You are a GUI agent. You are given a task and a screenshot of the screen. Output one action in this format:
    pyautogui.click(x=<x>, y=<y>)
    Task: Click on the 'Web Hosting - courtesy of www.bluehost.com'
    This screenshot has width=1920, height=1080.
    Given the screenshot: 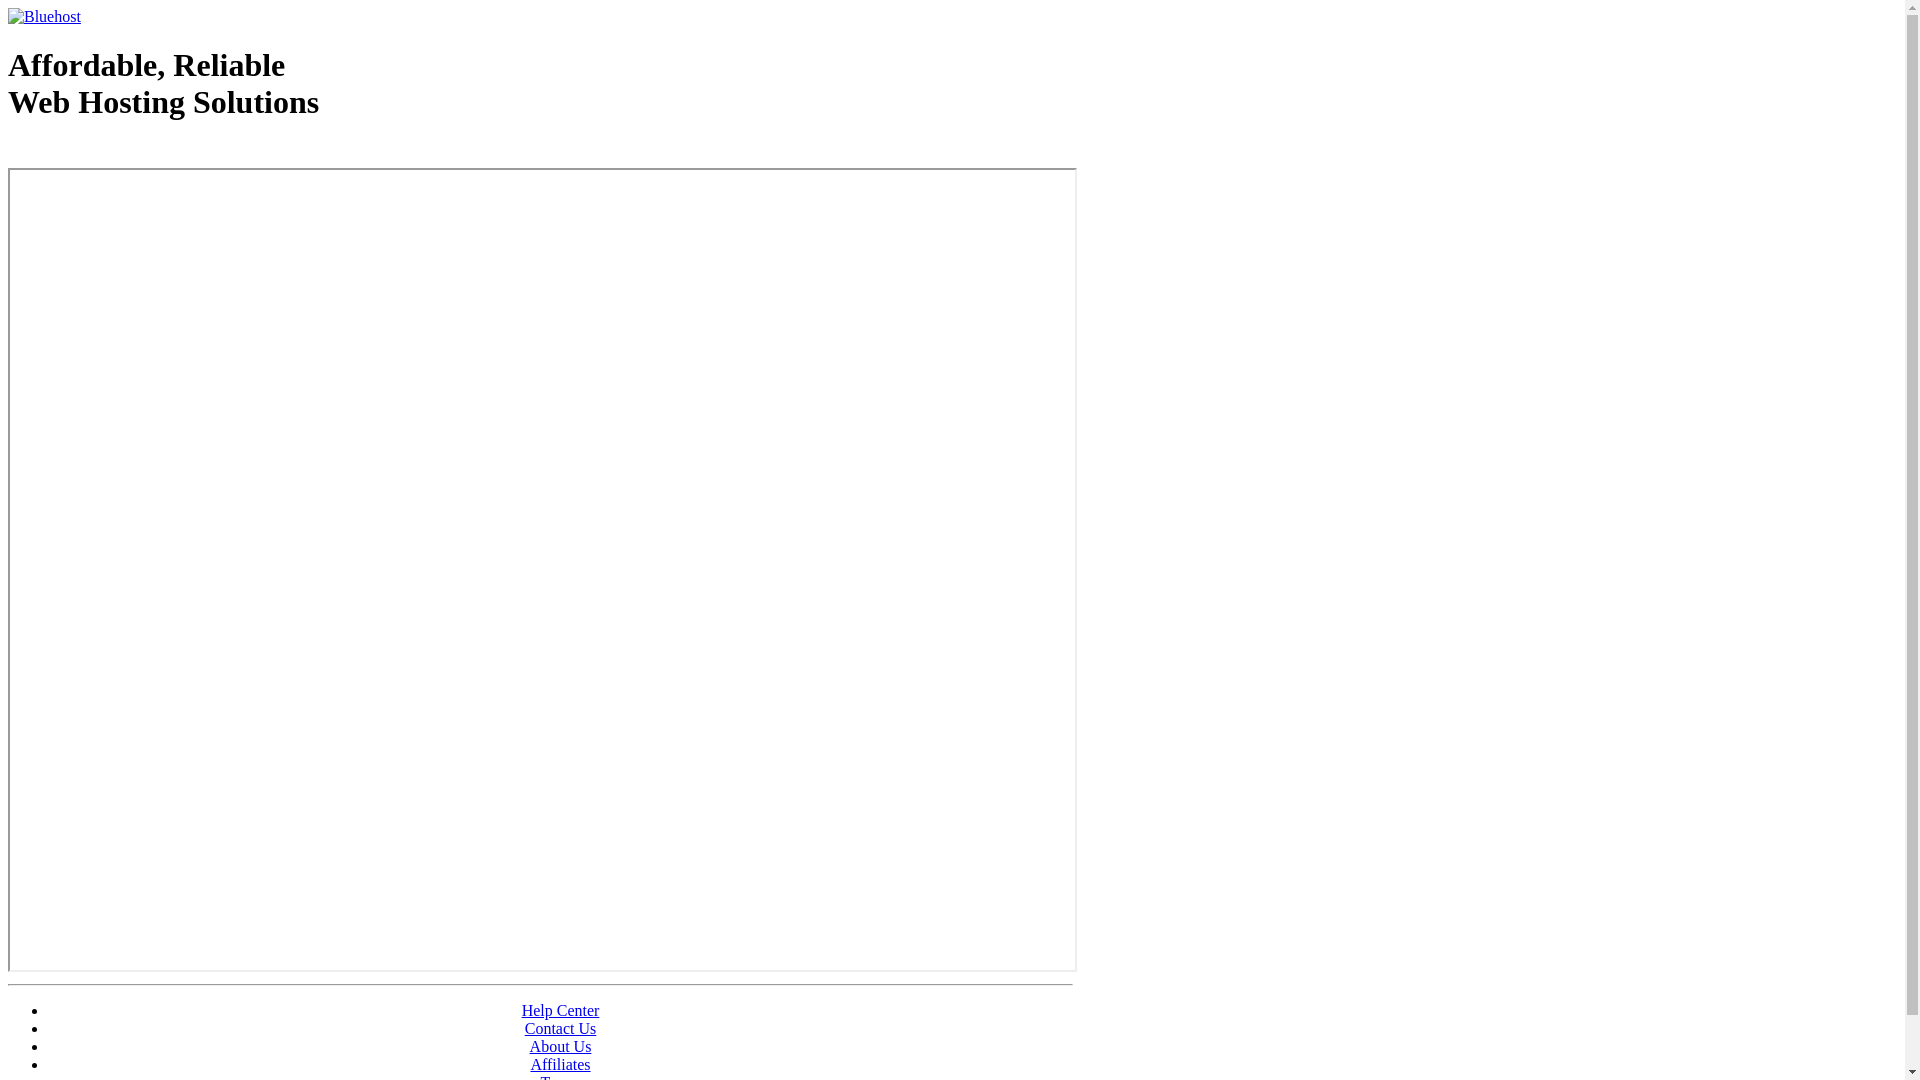 What is the action you would take?
    pyautogui.click(x=8, y=152)
    